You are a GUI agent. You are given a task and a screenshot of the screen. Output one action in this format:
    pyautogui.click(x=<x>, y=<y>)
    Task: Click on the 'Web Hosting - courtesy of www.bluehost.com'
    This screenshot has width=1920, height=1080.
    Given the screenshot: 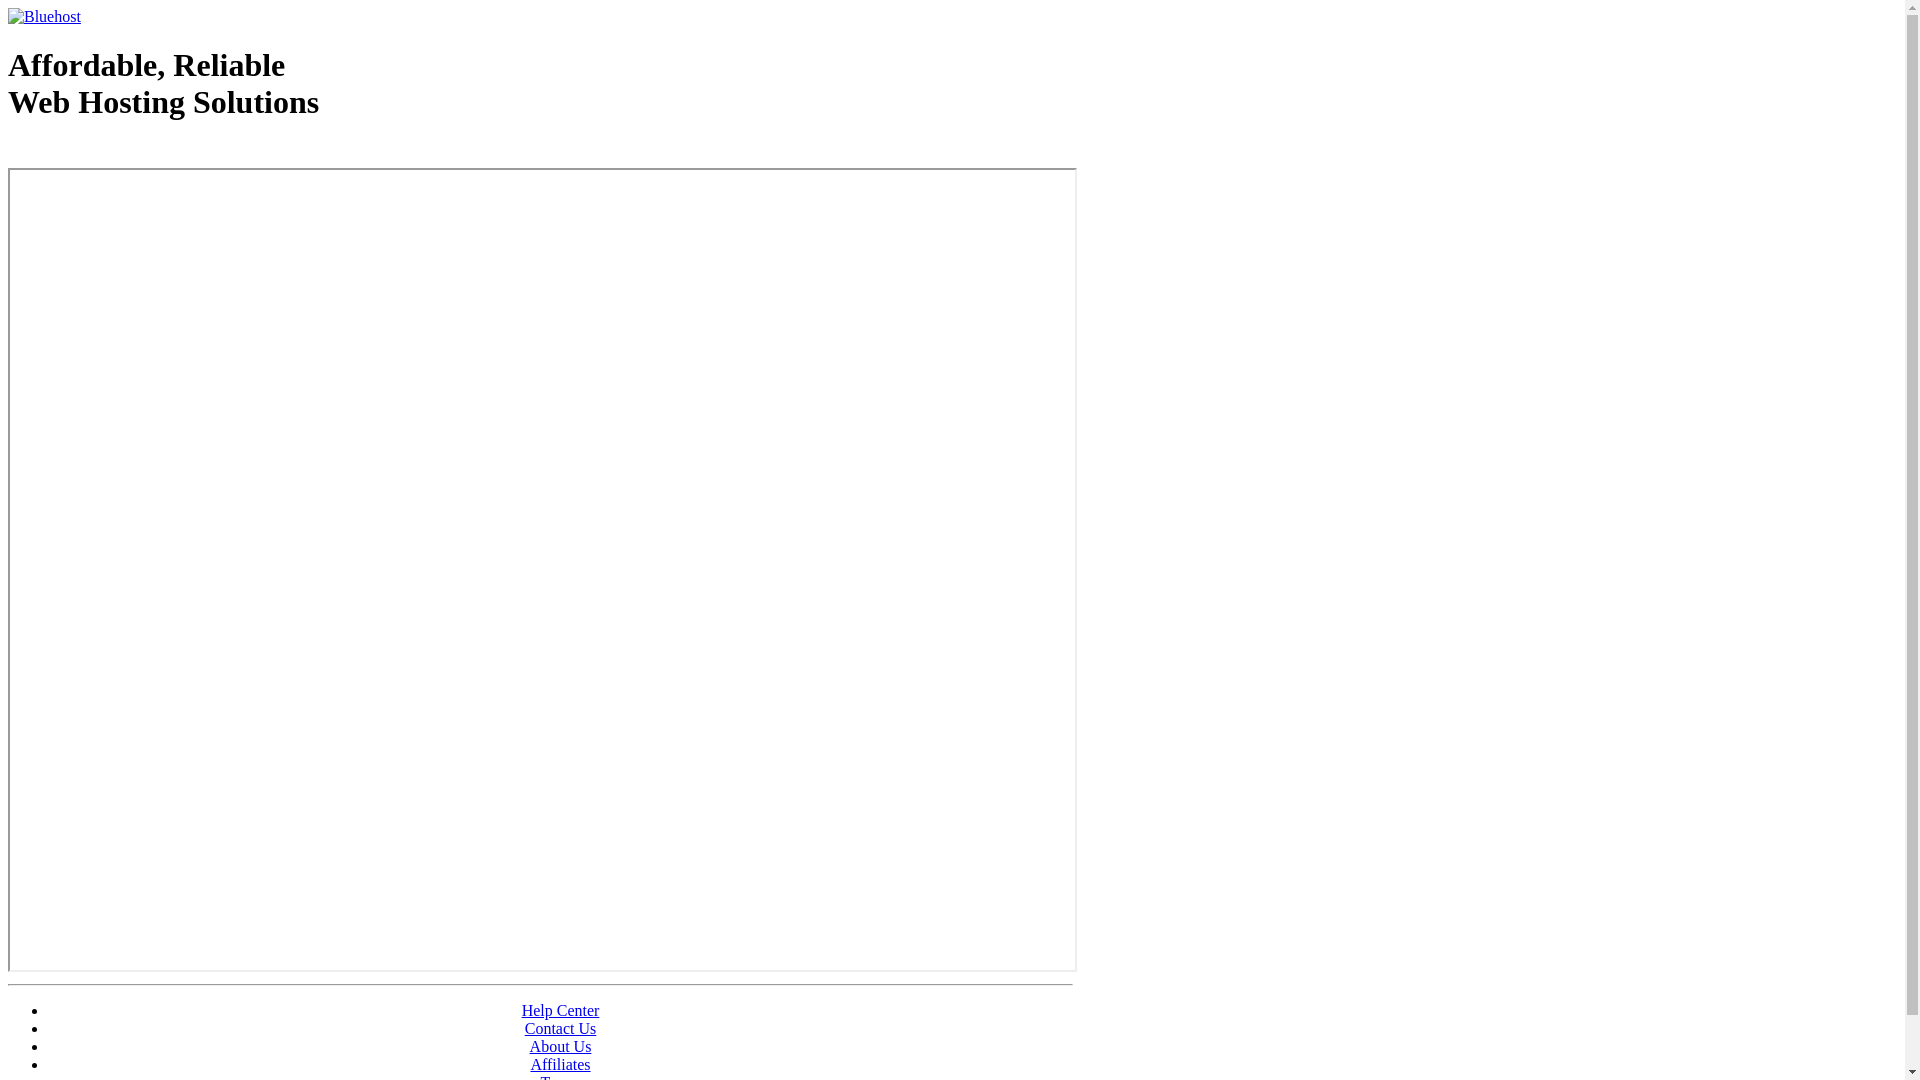 What is the action you would take?
    pyautogui.click(x=8, y=152)
    